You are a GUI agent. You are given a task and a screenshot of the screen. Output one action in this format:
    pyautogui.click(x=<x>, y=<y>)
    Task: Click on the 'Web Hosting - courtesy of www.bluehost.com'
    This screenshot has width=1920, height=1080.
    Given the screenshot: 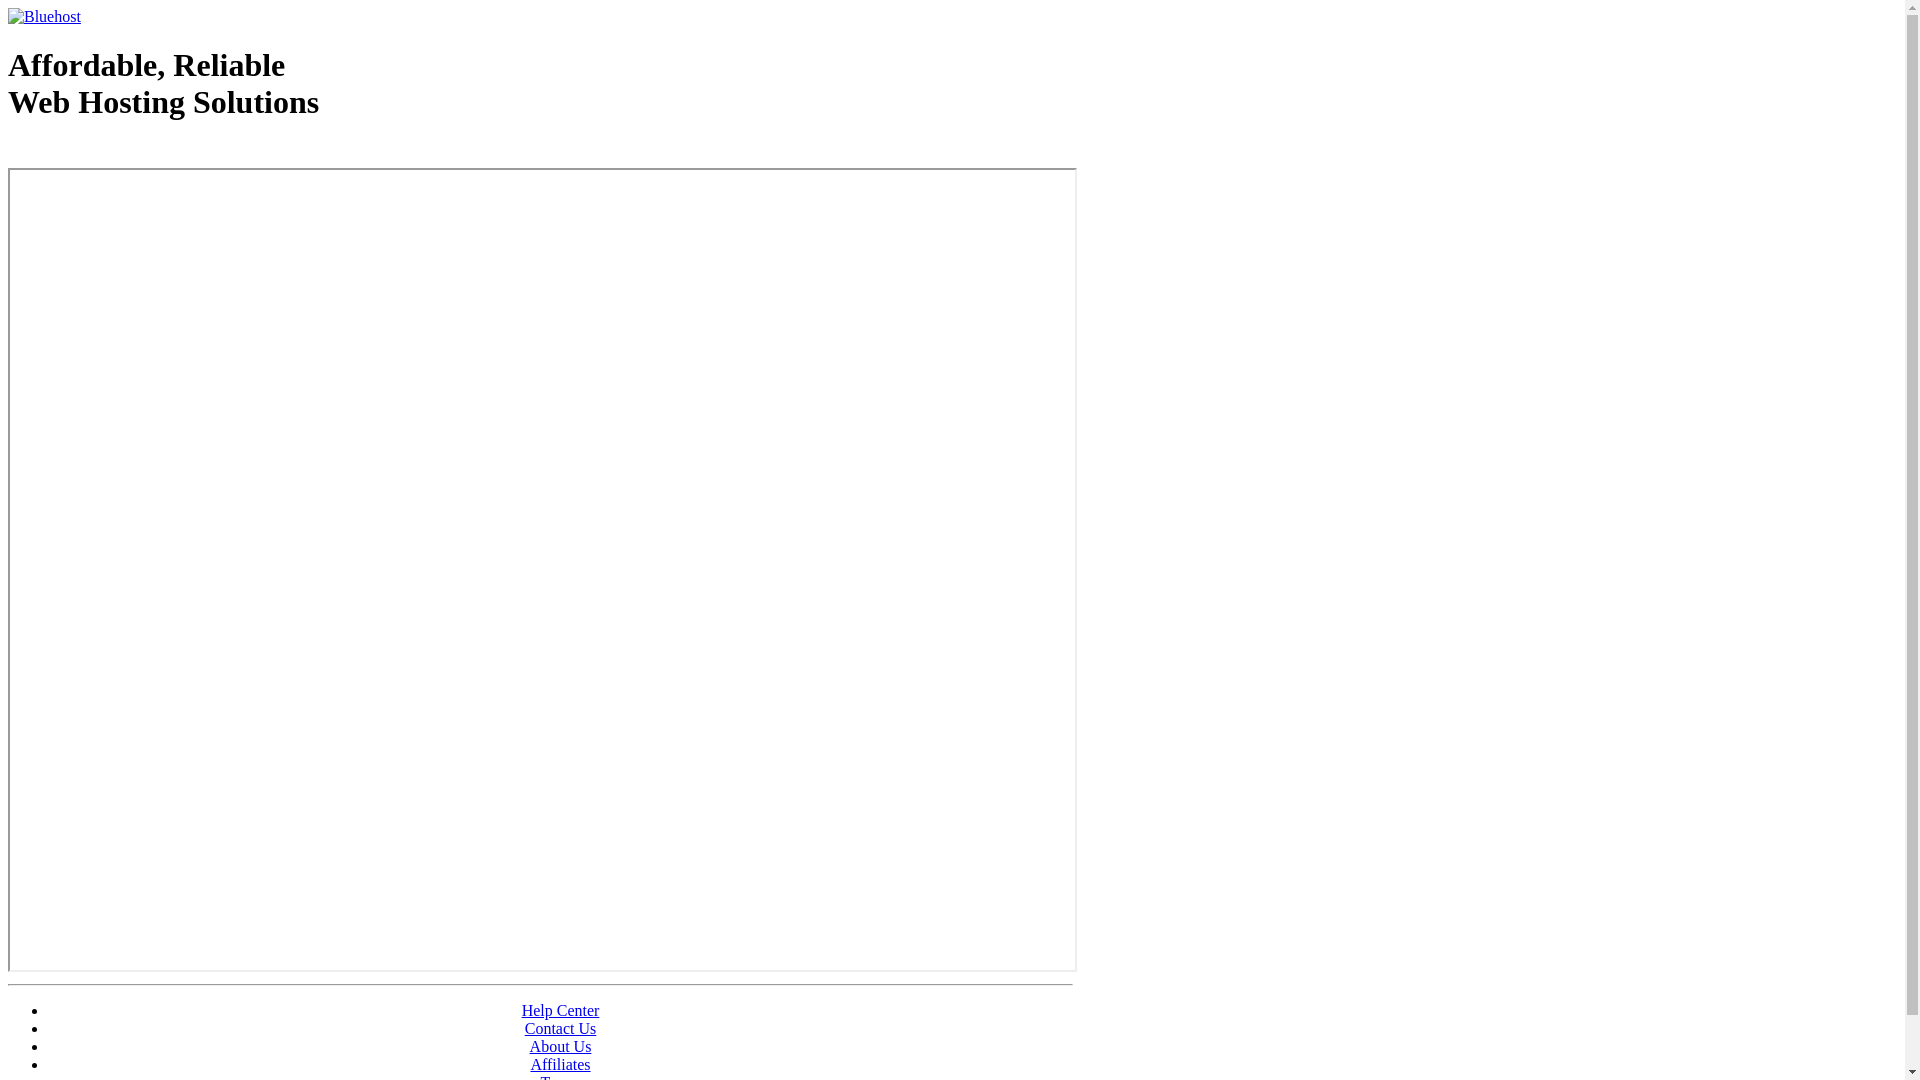 What is the action you would take?
    pyautogui.click(x=8, y=152)
    